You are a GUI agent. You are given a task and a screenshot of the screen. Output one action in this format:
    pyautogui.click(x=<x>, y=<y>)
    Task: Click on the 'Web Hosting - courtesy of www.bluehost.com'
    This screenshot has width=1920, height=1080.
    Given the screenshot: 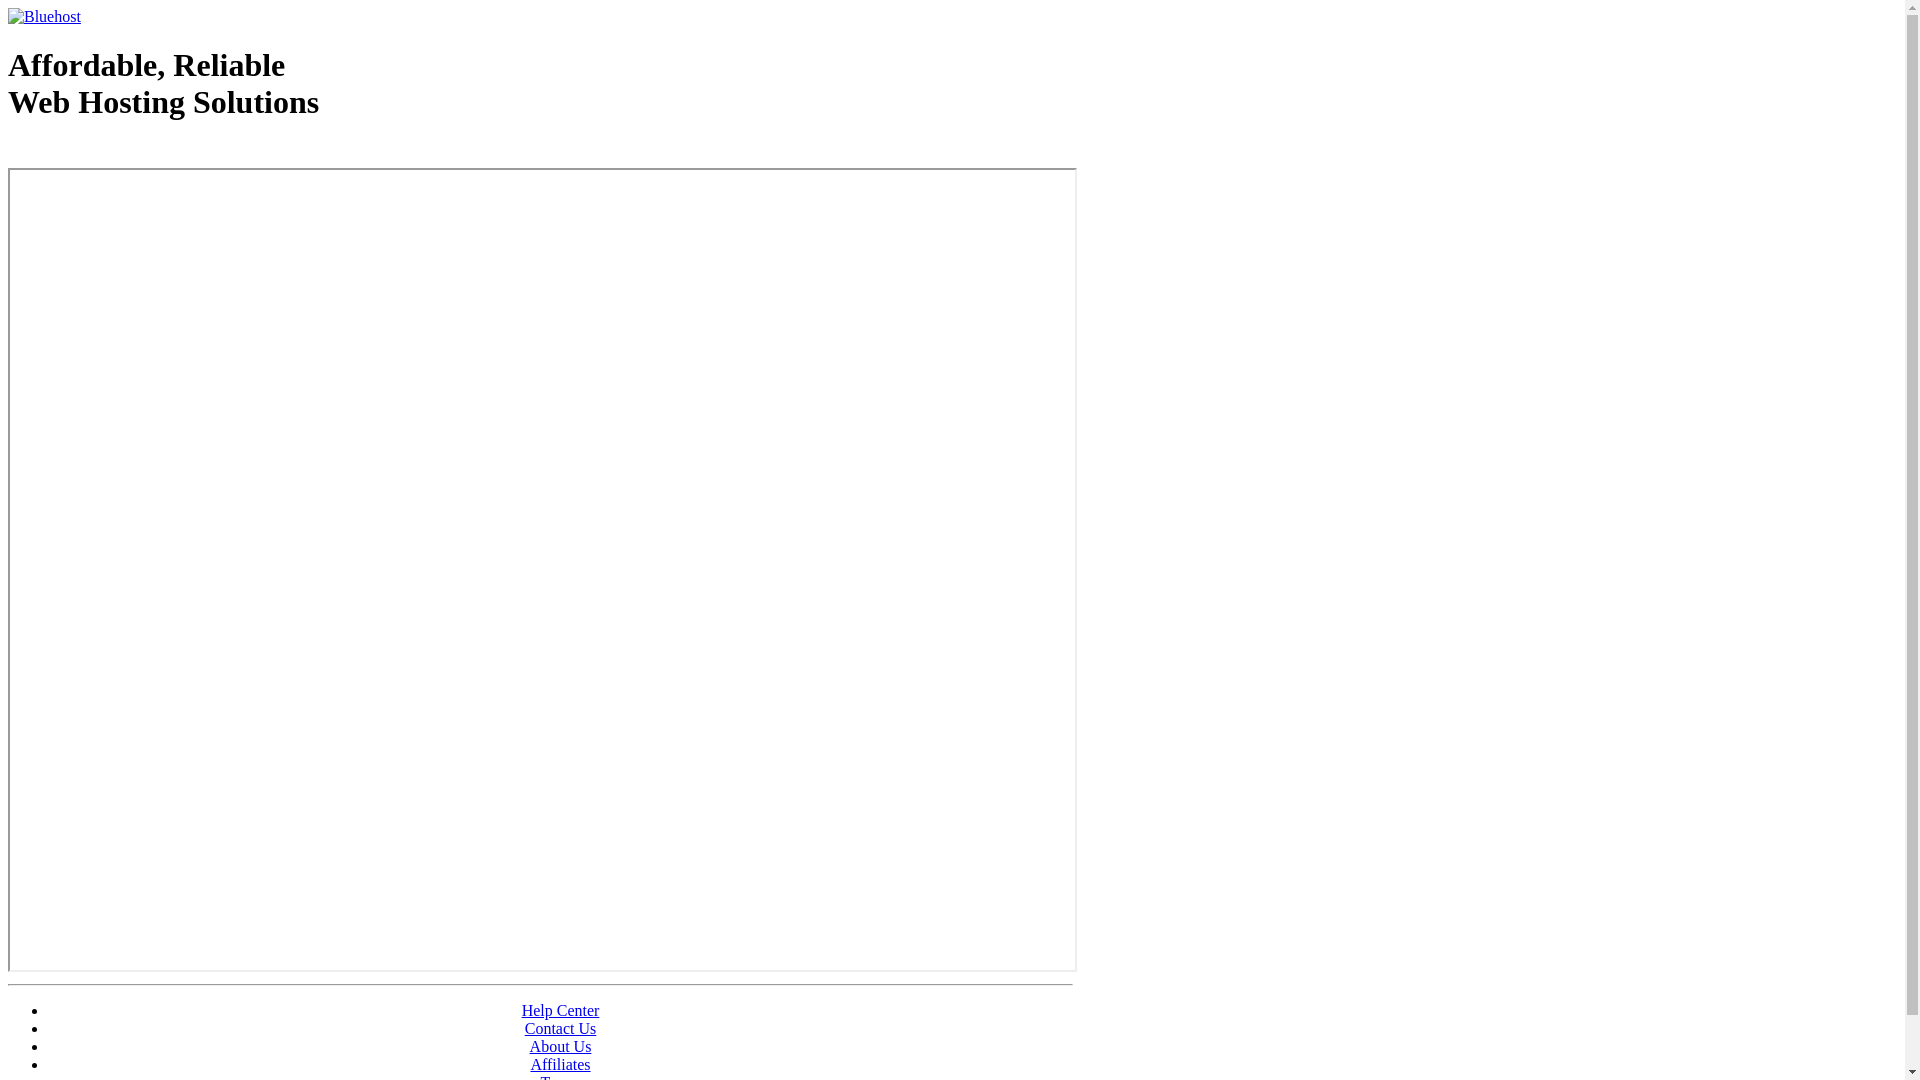 What is the action you would take?
    pyautogui.click(x=8, y=152)
    